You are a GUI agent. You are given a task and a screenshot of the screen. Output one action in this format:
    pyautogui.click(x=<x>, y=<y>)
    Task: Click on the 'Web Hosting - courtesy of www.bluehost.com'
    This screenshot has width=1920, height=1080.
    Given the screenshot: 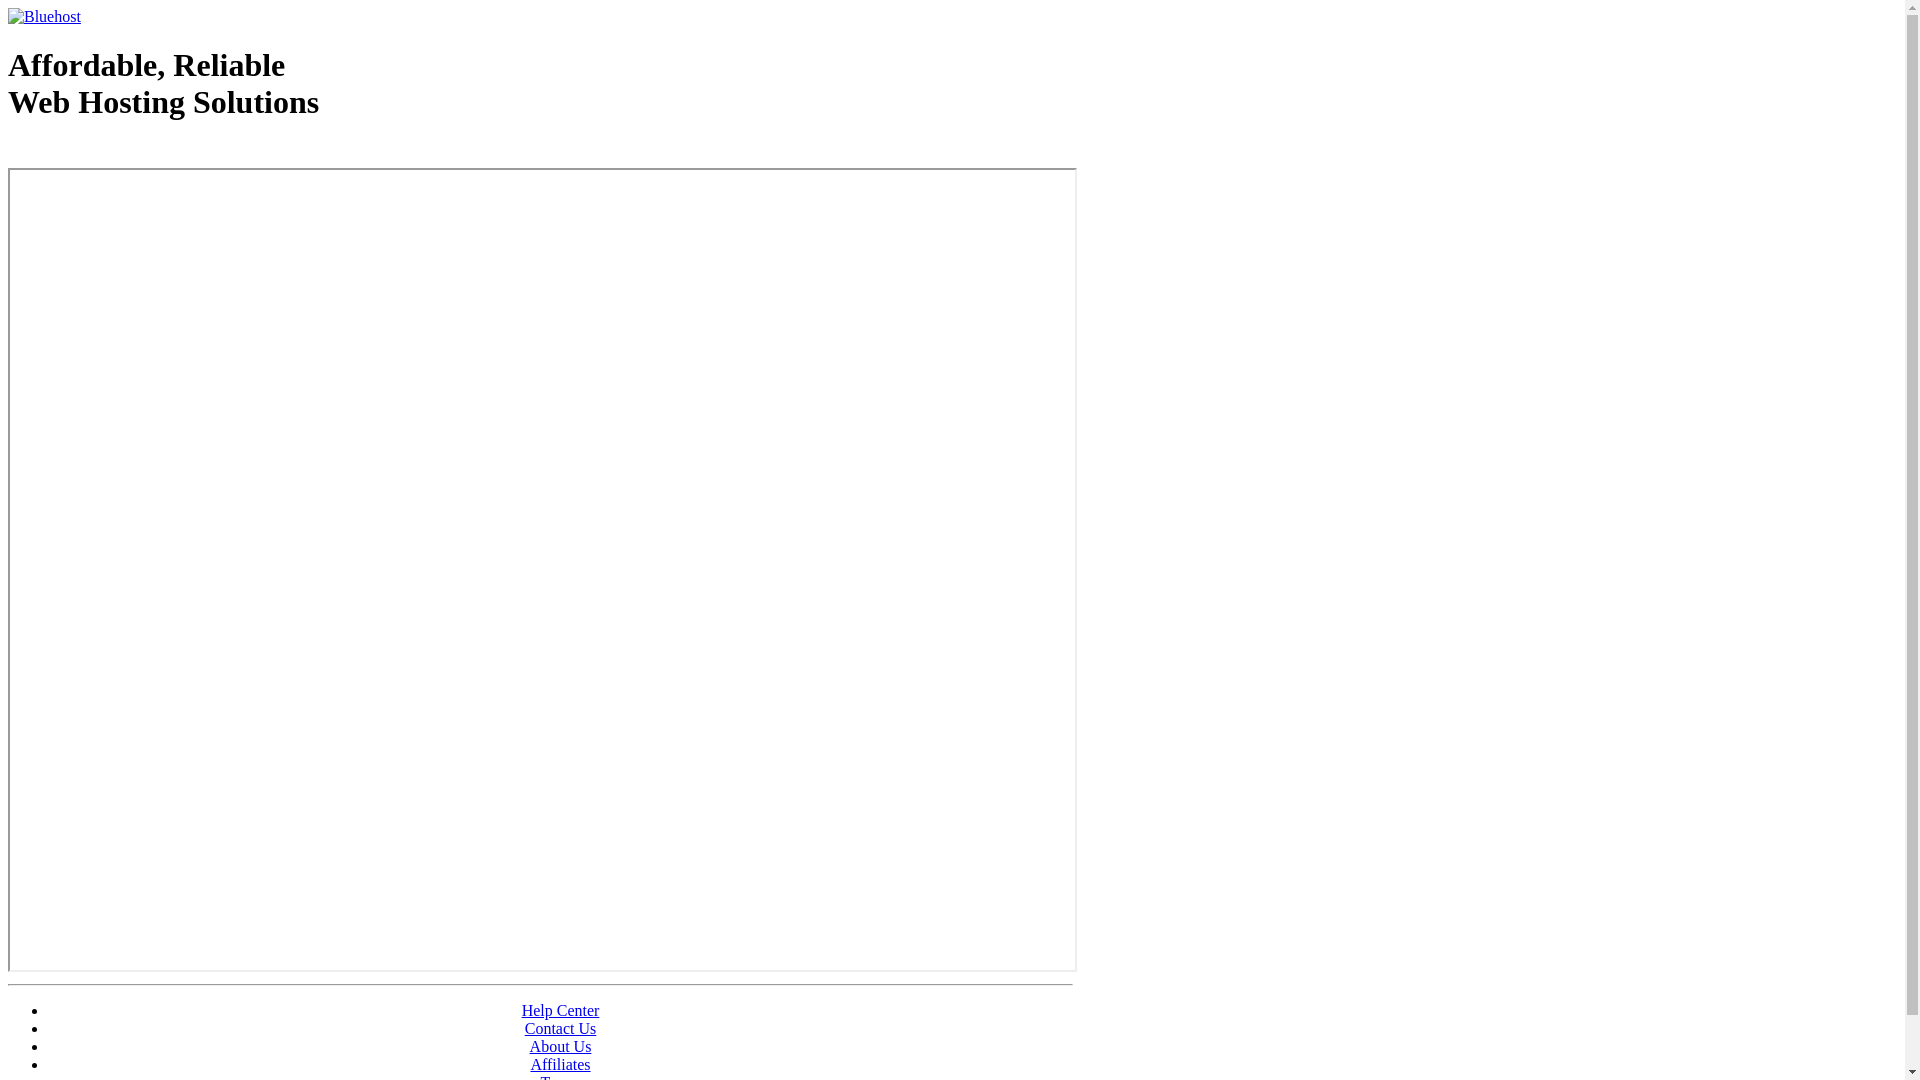 What is the action you would take?
    pyautogui.click(x=8, y=152)
    